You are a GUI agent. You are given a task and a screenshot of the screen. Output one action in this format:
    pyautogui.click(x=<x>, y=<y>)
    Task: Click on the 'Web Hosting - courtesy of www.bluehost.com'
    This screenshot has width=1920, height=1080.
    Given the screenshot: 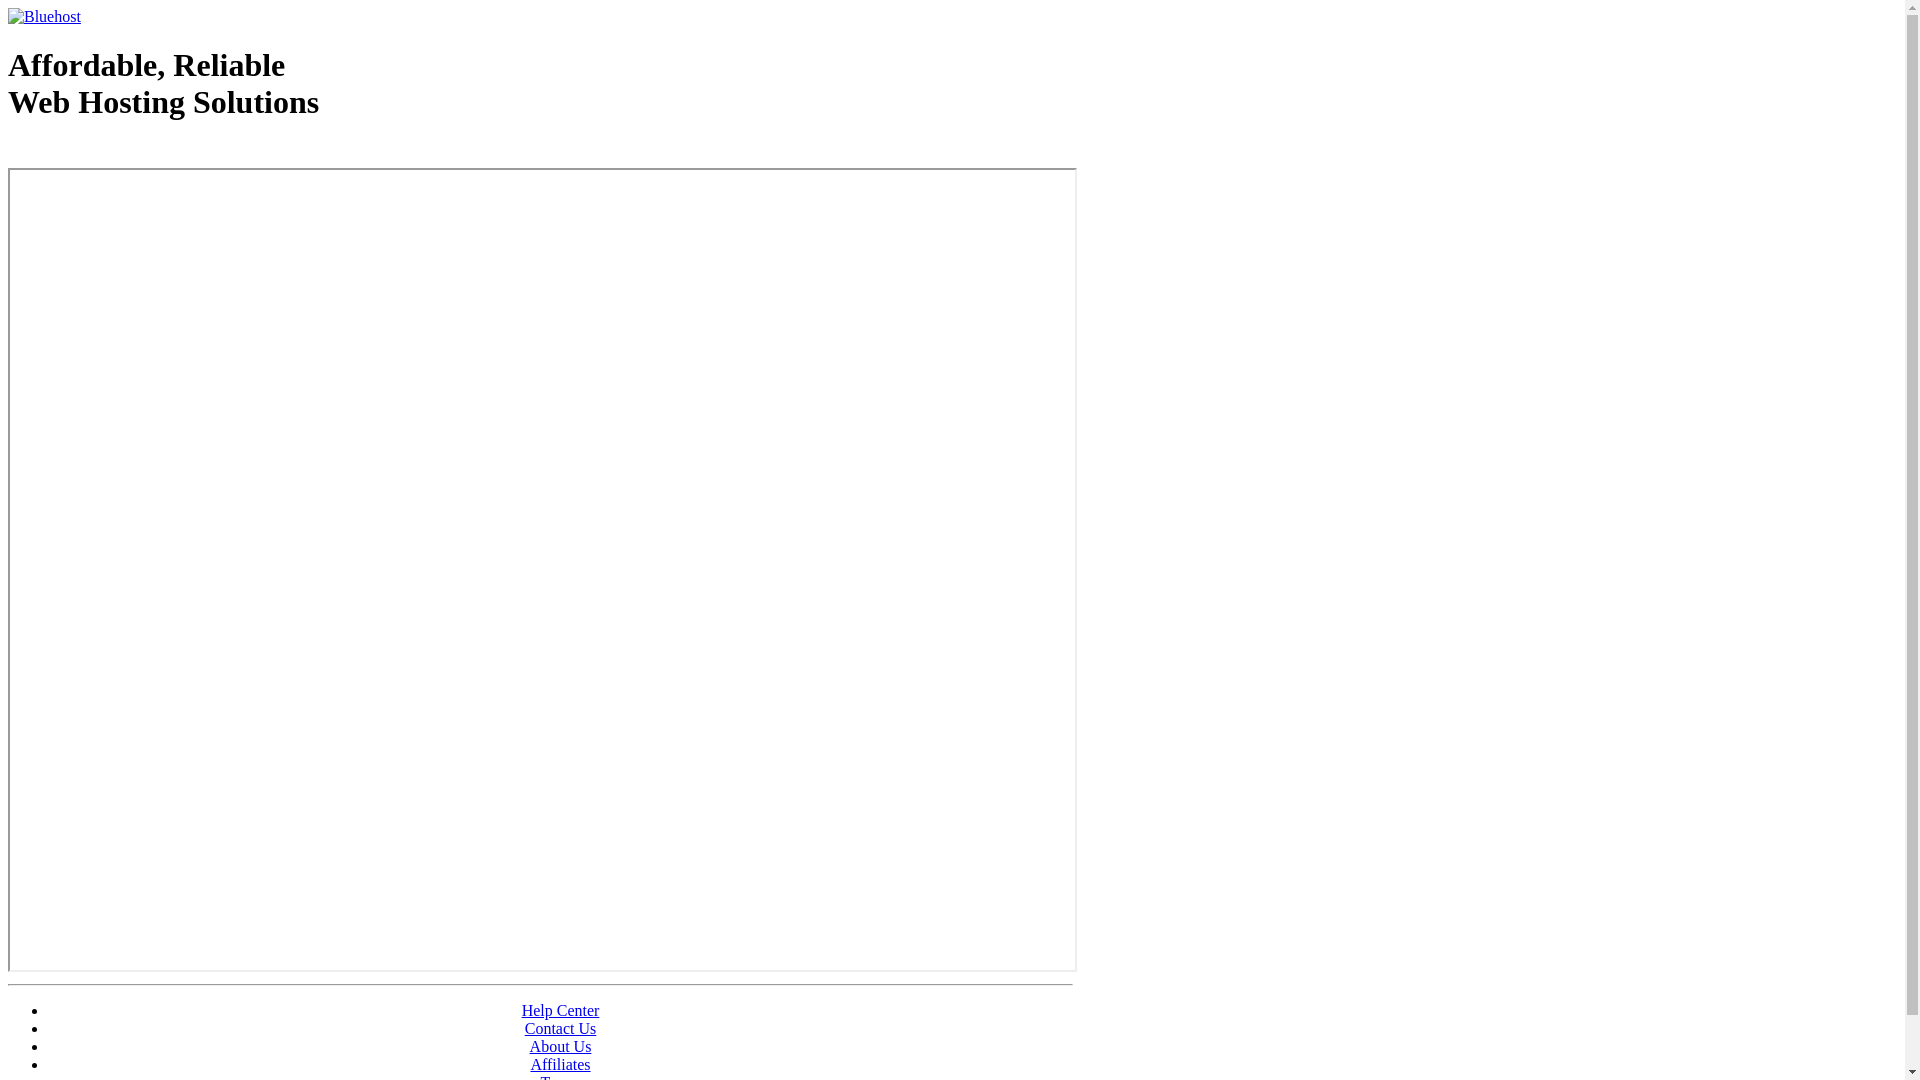 What is the action you would take?
    pyautogui.click(x=8, y=152)
    